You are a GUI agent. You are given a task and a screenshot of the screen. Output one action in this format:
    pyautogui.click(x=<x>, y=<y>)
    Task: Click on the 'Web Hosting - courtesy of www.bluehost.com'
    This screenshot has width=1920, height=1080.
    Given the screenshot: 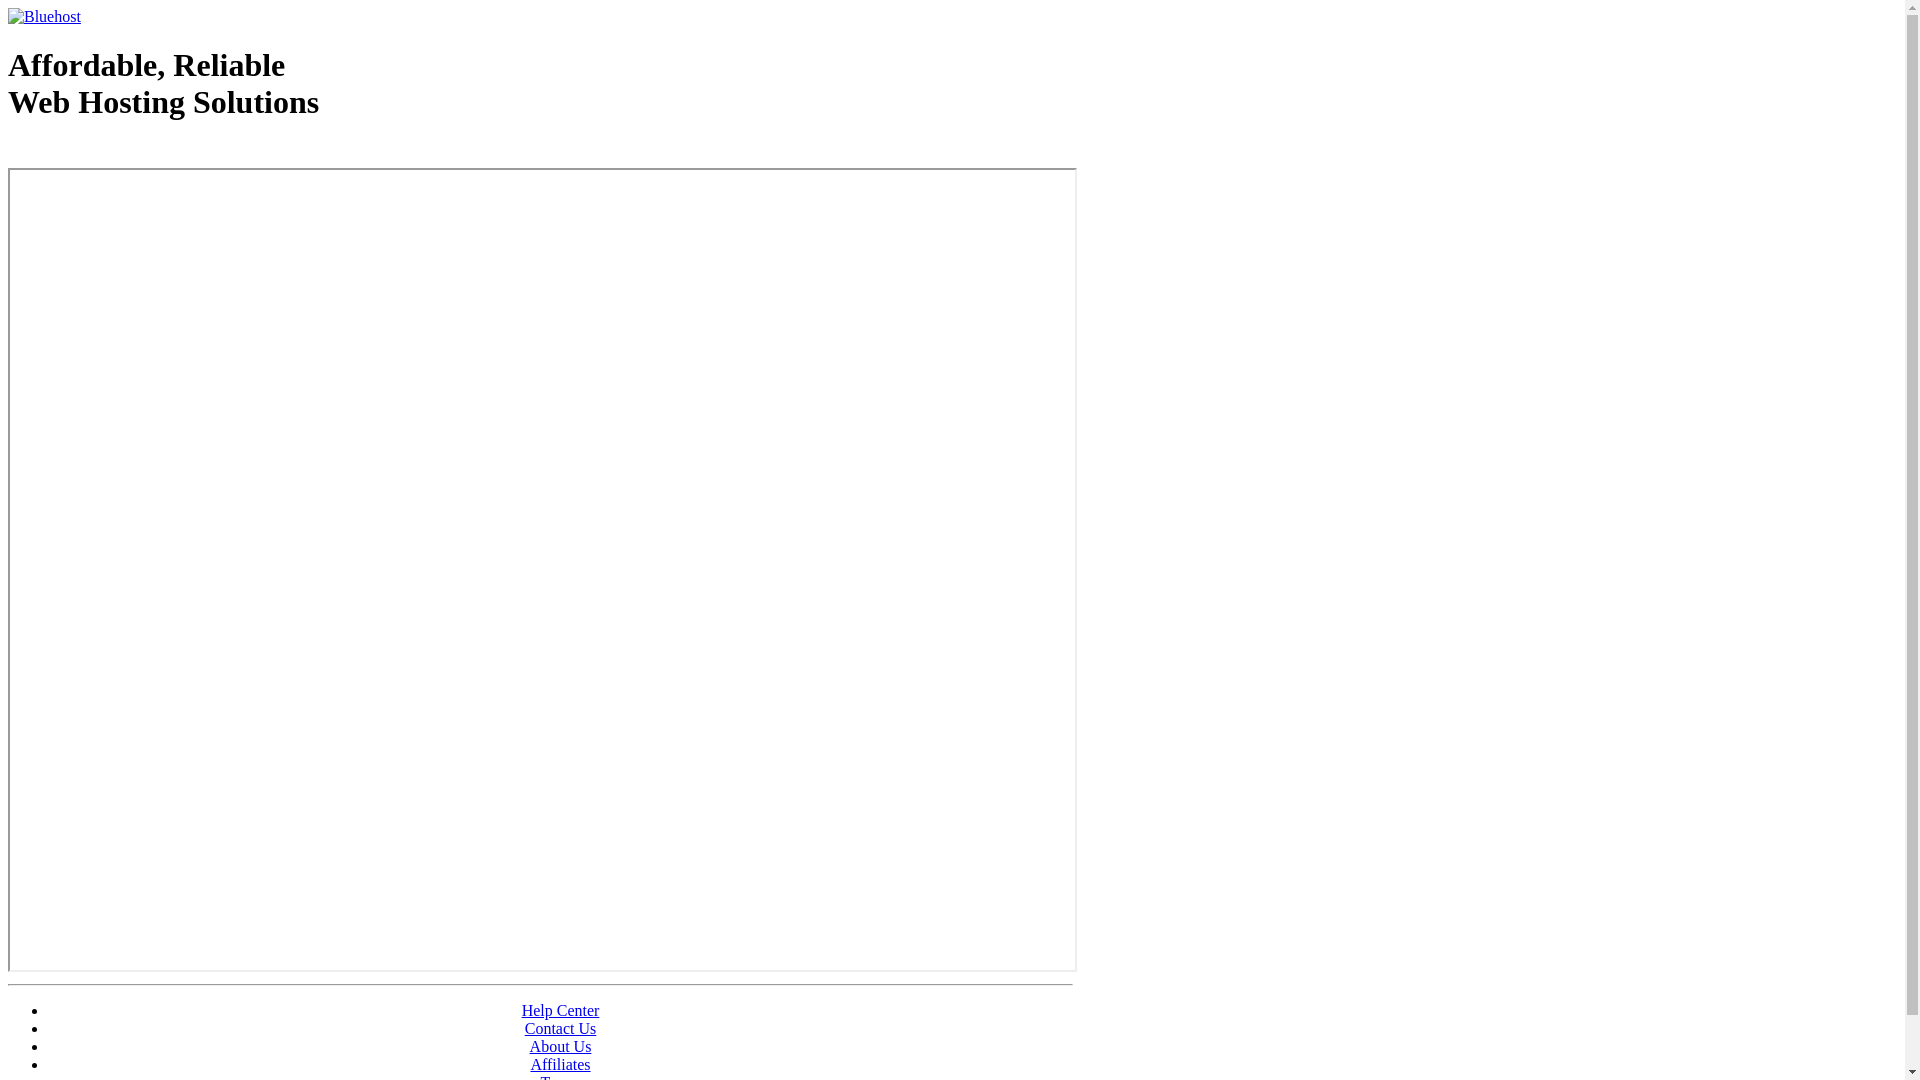 What is the action you would take?
    pyautogui.click(x=8, y=152)
    